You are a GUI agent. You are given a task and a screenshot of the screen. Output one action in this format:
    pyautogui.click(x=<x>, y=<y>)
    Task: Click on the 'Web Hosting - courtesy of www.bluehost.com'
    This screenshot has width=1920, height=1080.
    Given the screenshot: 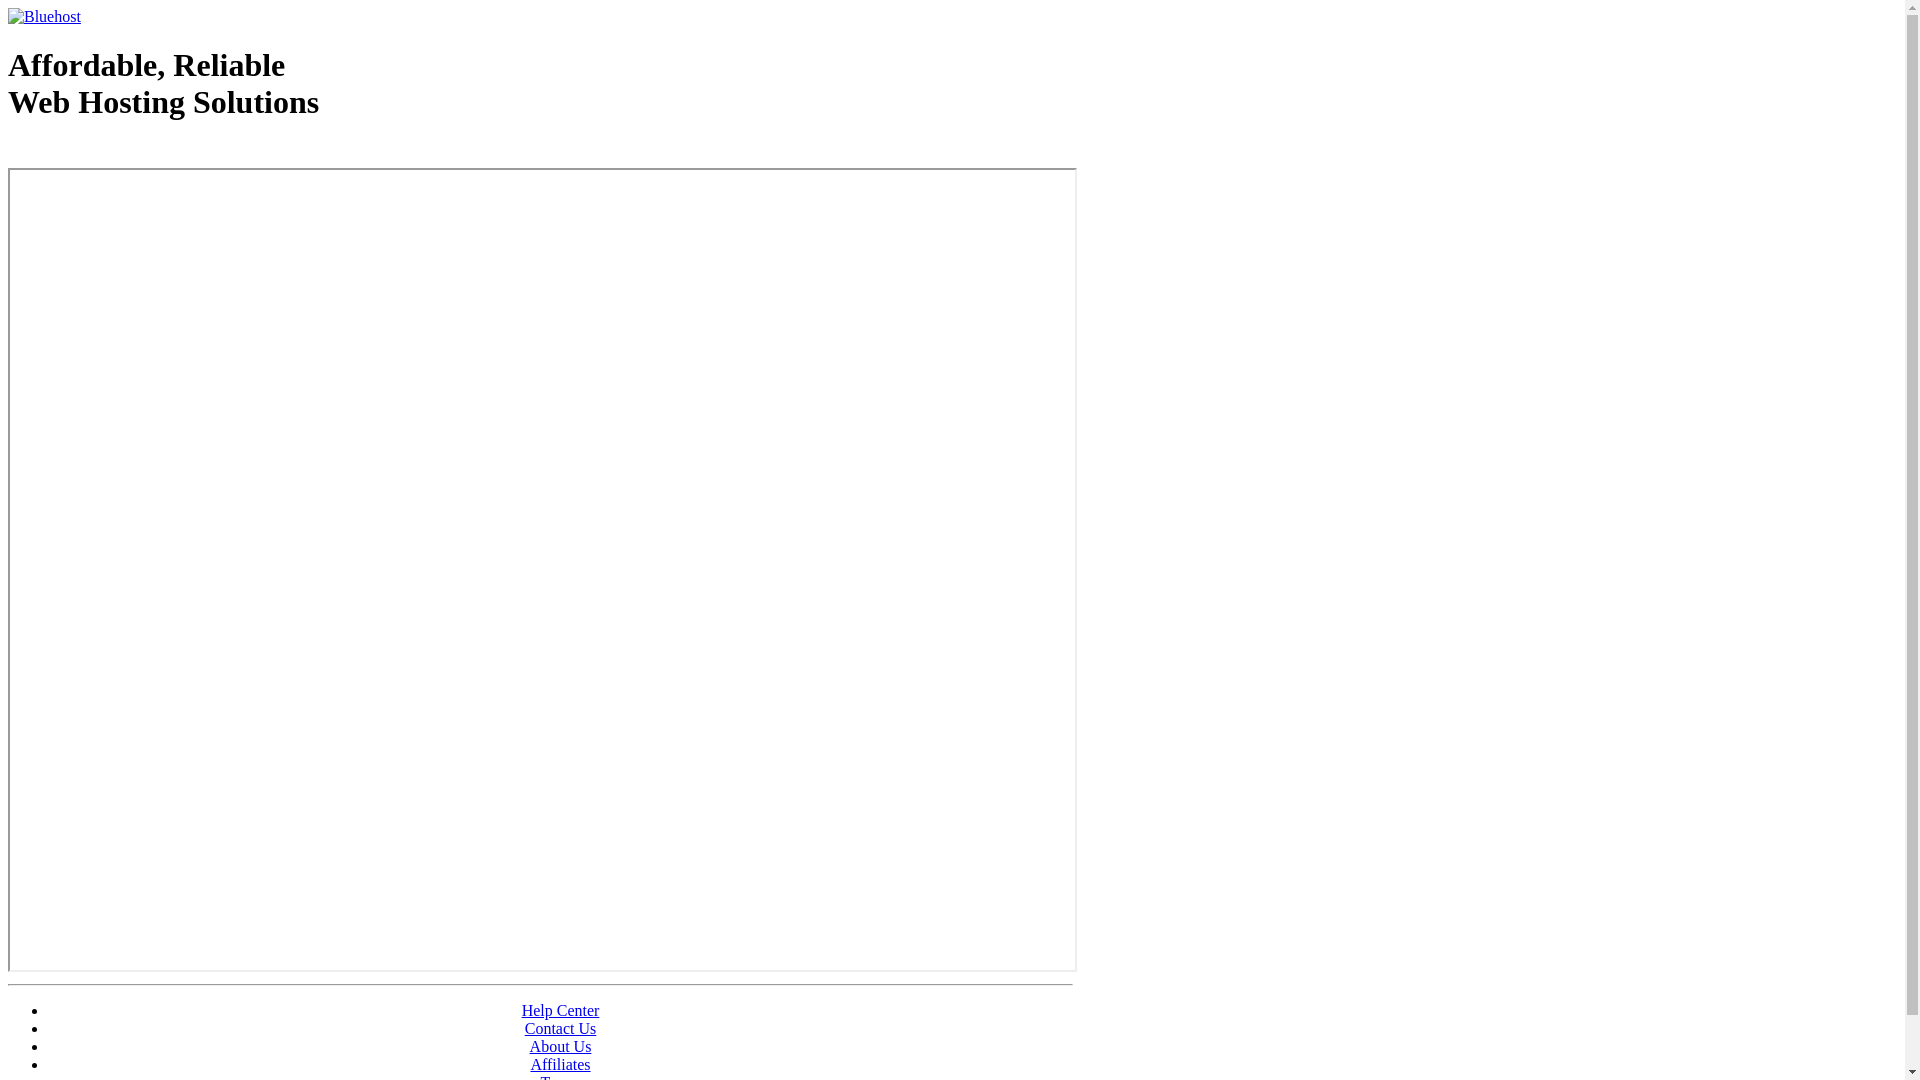 What is the action you would take?
    pyautogui.click(x=8, y=152)
    